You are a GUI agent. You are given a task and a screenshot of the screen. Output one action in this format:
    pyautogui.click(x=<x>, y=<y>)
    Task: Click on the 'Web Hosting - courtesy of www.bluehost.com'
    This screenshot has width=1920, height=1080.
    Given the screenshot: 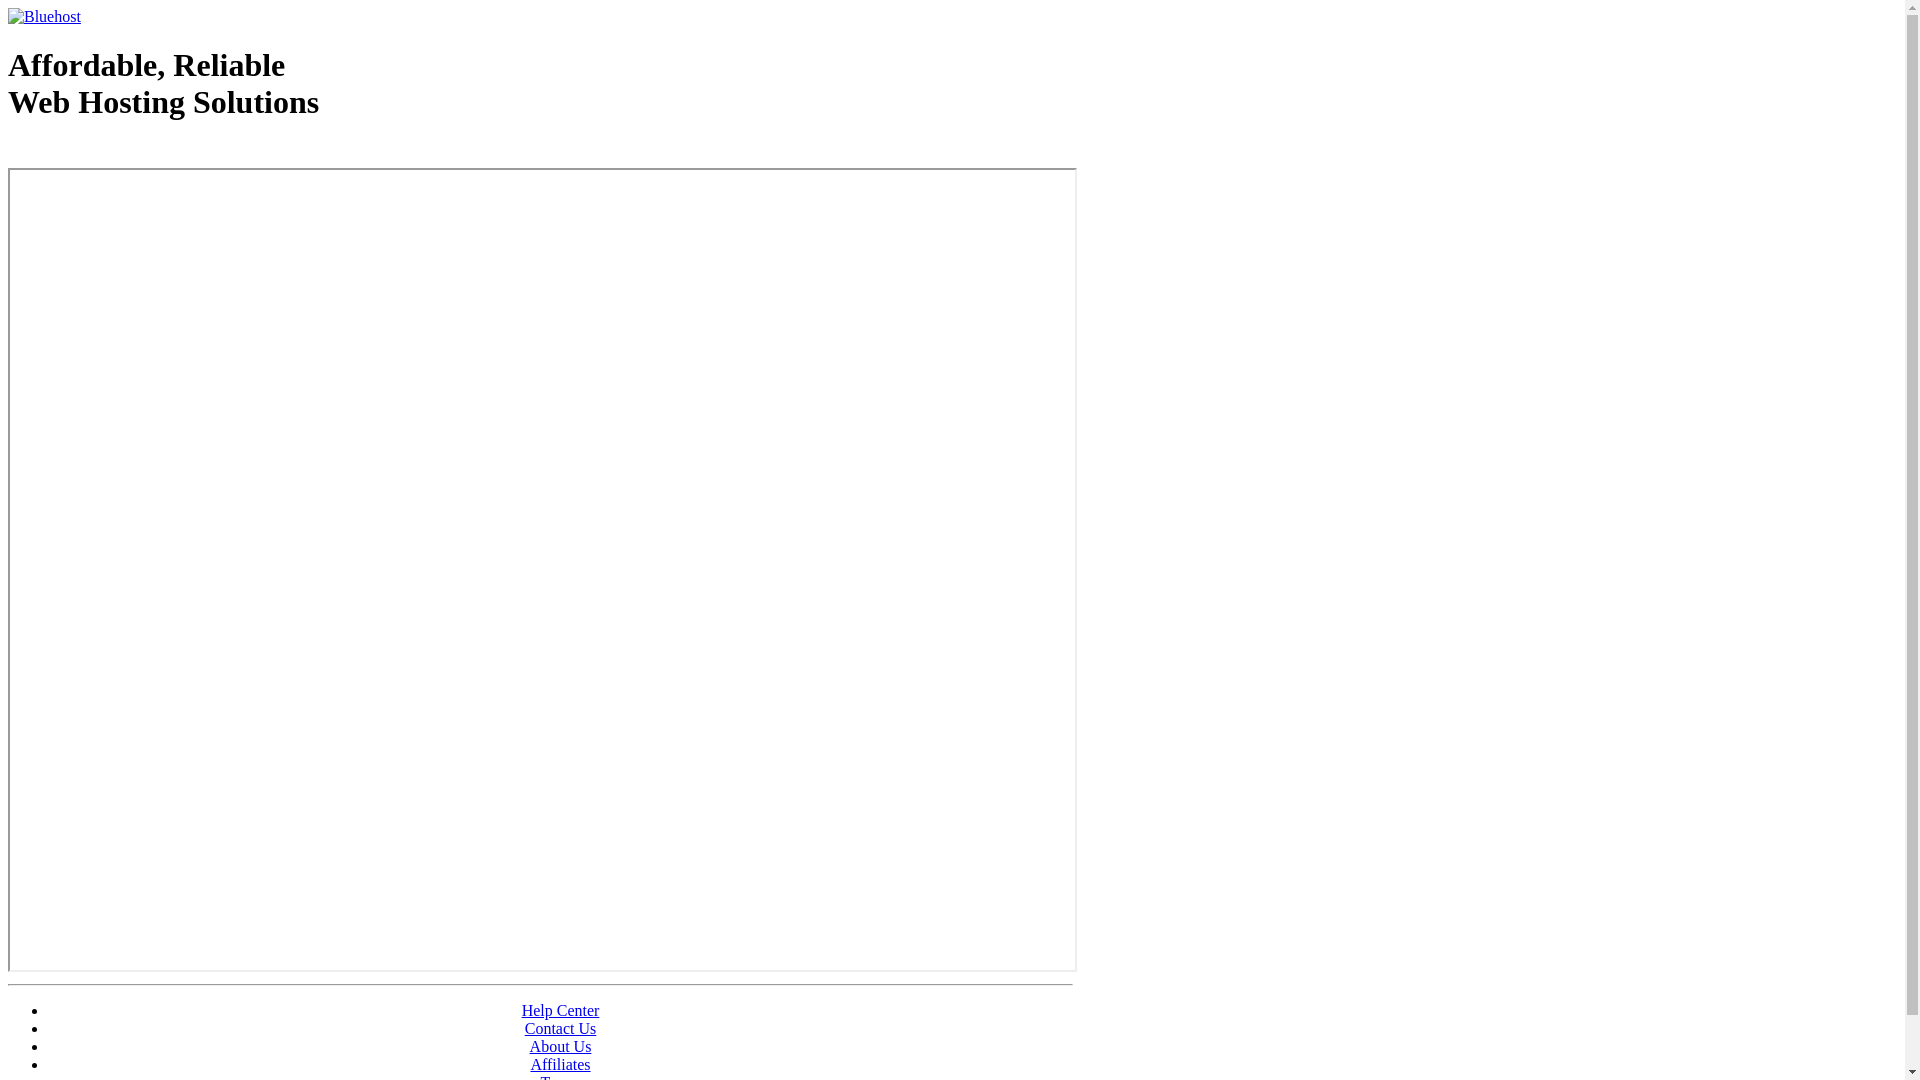 What is the action you would take?
    pyautogui.click(x=8, y=152)
    